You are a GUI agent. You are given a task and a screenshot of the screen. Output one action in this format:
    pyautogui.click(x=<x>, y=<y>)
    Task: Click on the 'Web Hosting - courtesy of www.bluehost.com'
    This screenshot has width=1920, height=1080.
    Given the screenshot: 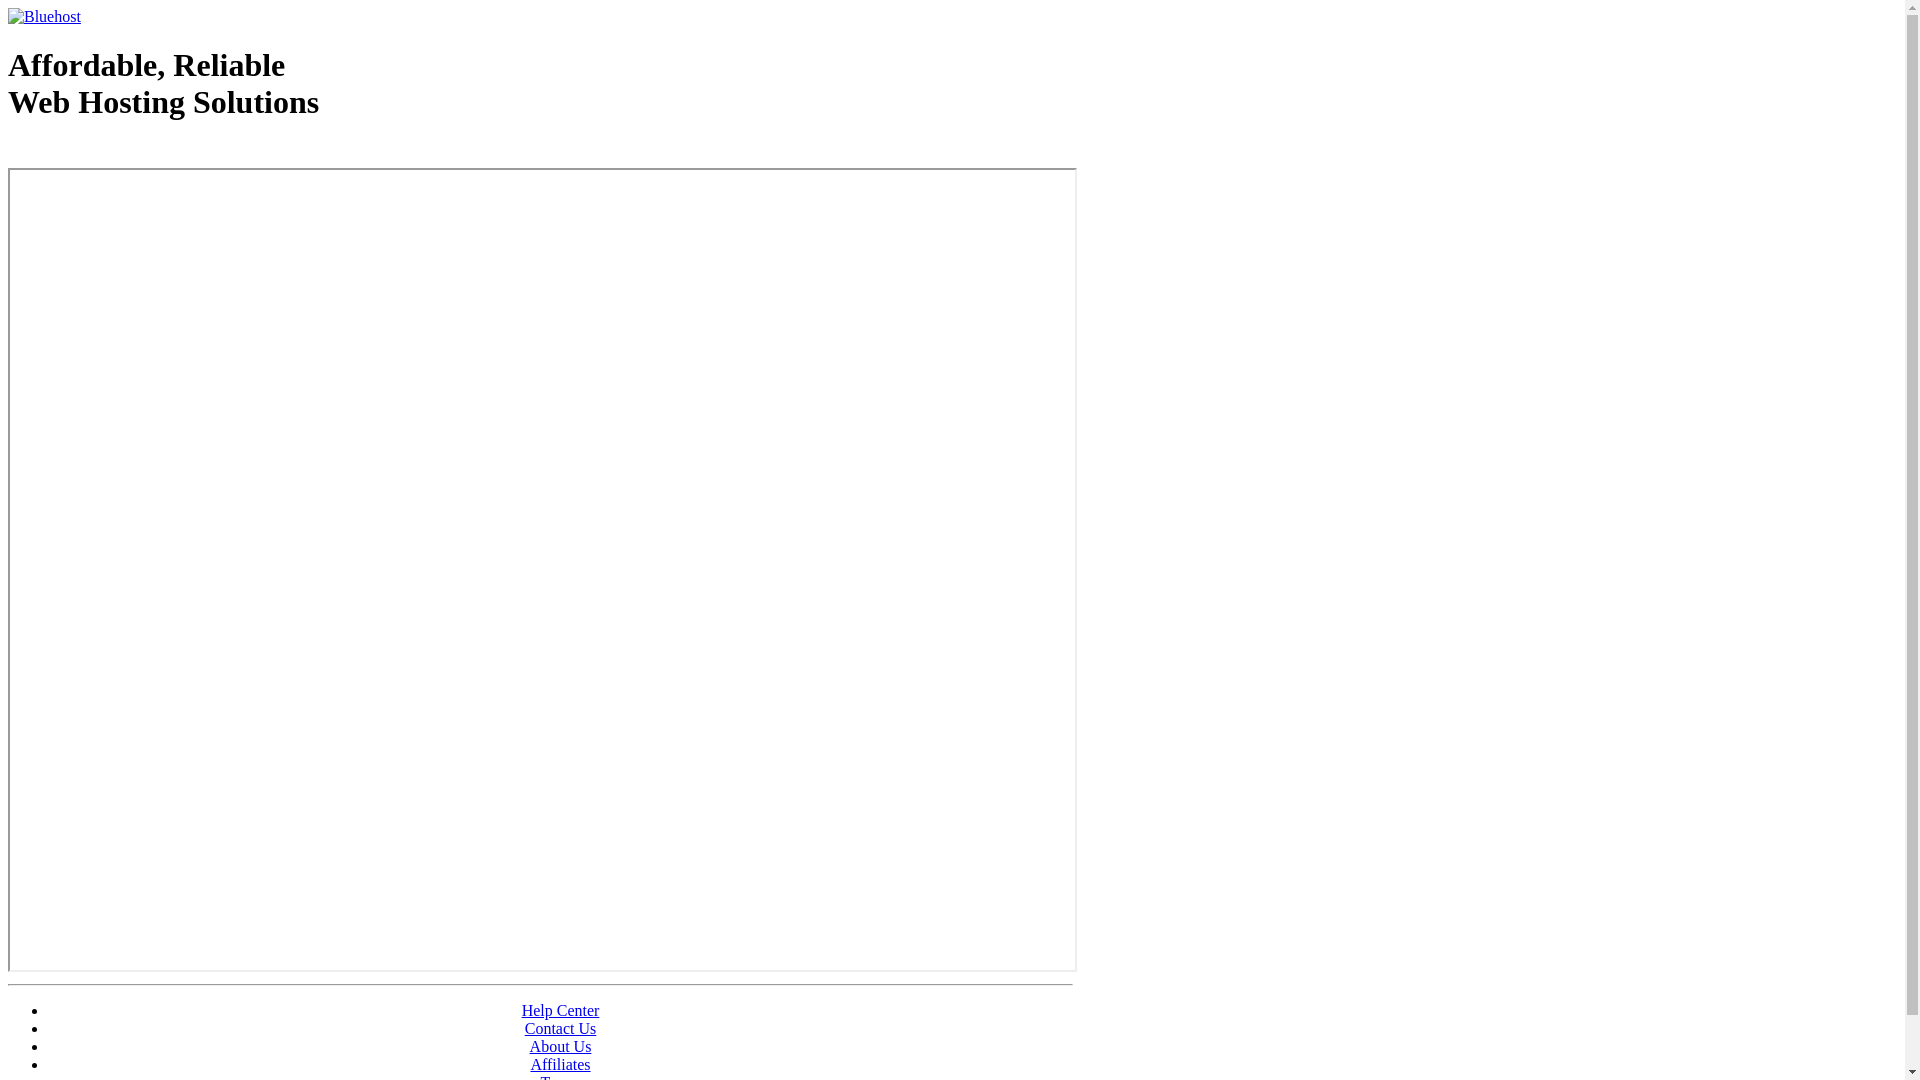 What is the action you would take?
    pyautogui.click(x=8, y=152)
    